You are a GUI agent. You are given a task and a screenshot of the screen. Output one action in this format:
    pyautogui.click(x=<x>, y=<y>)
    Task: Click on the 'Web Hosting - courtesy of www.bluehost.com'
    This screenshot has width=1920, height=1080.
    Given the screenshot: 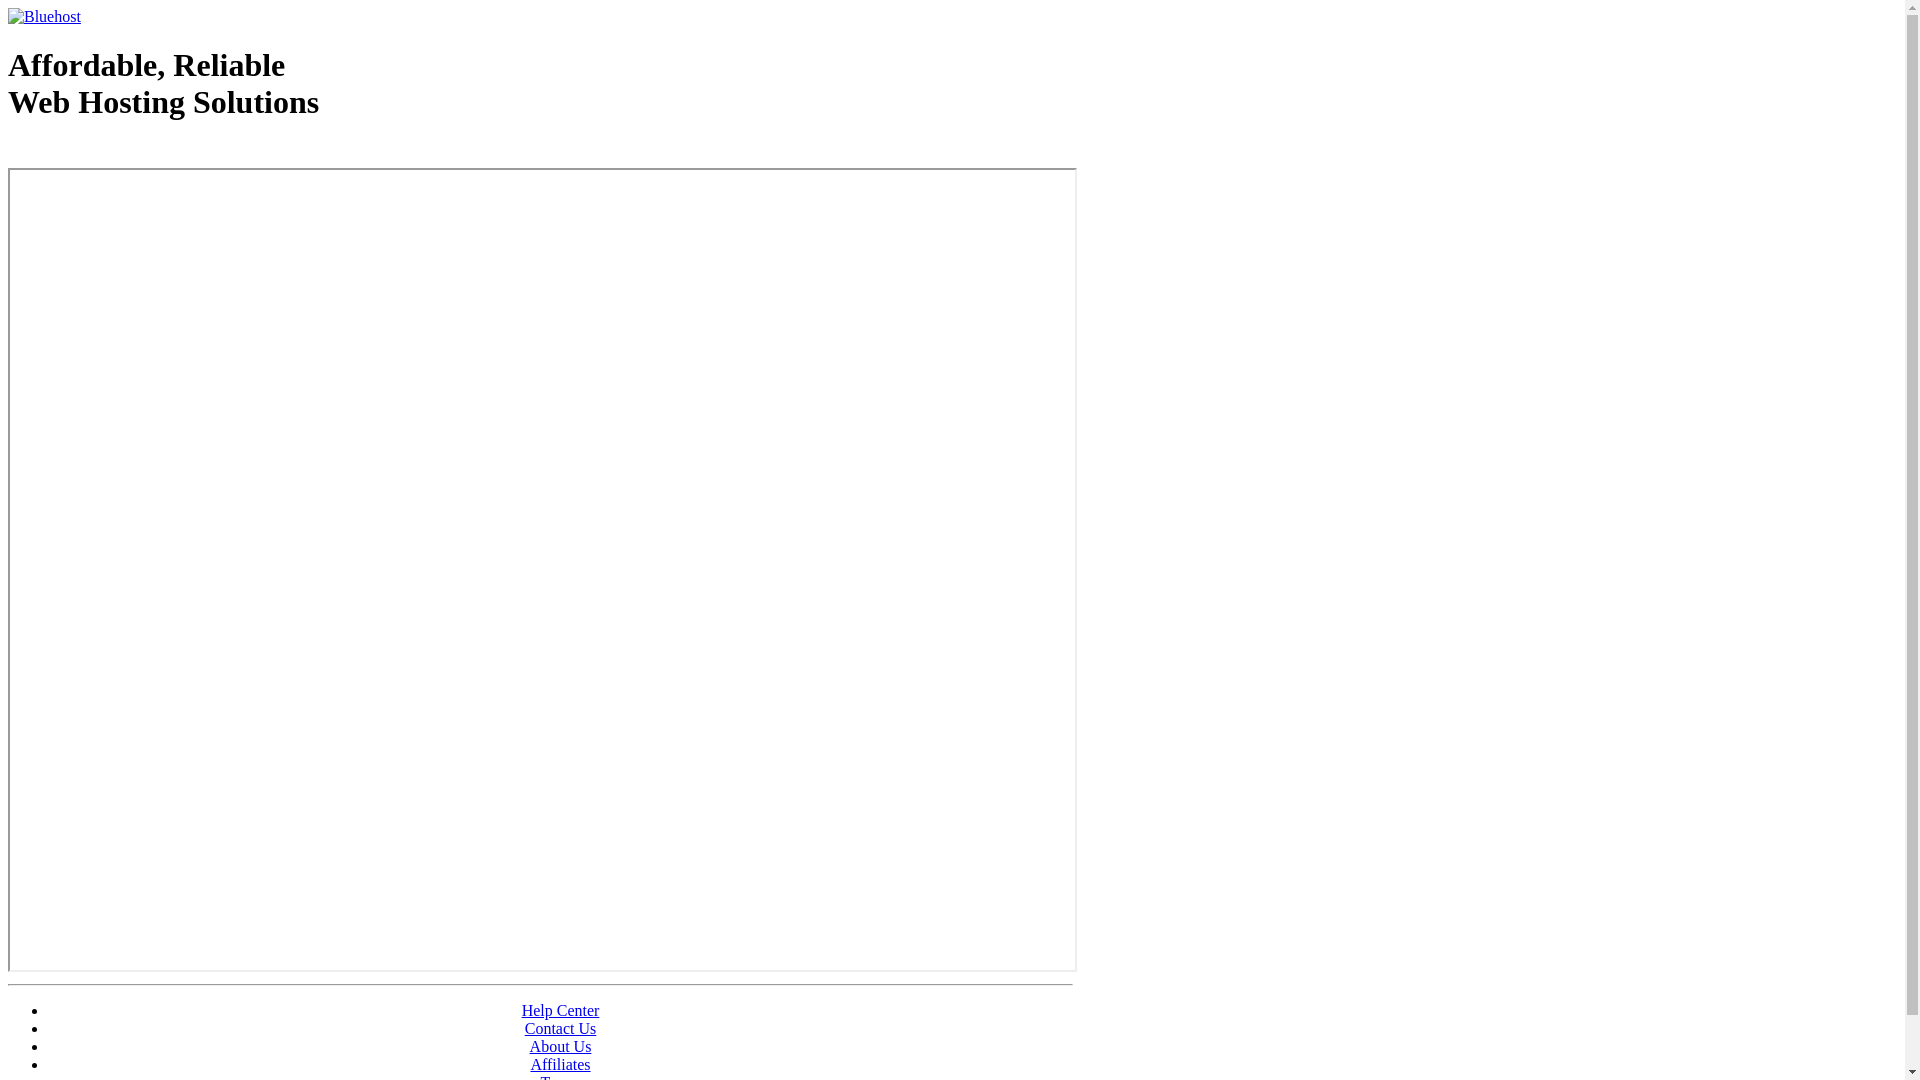 What is the action you would take?
    pyautogui.click(x=8, y=152)
    